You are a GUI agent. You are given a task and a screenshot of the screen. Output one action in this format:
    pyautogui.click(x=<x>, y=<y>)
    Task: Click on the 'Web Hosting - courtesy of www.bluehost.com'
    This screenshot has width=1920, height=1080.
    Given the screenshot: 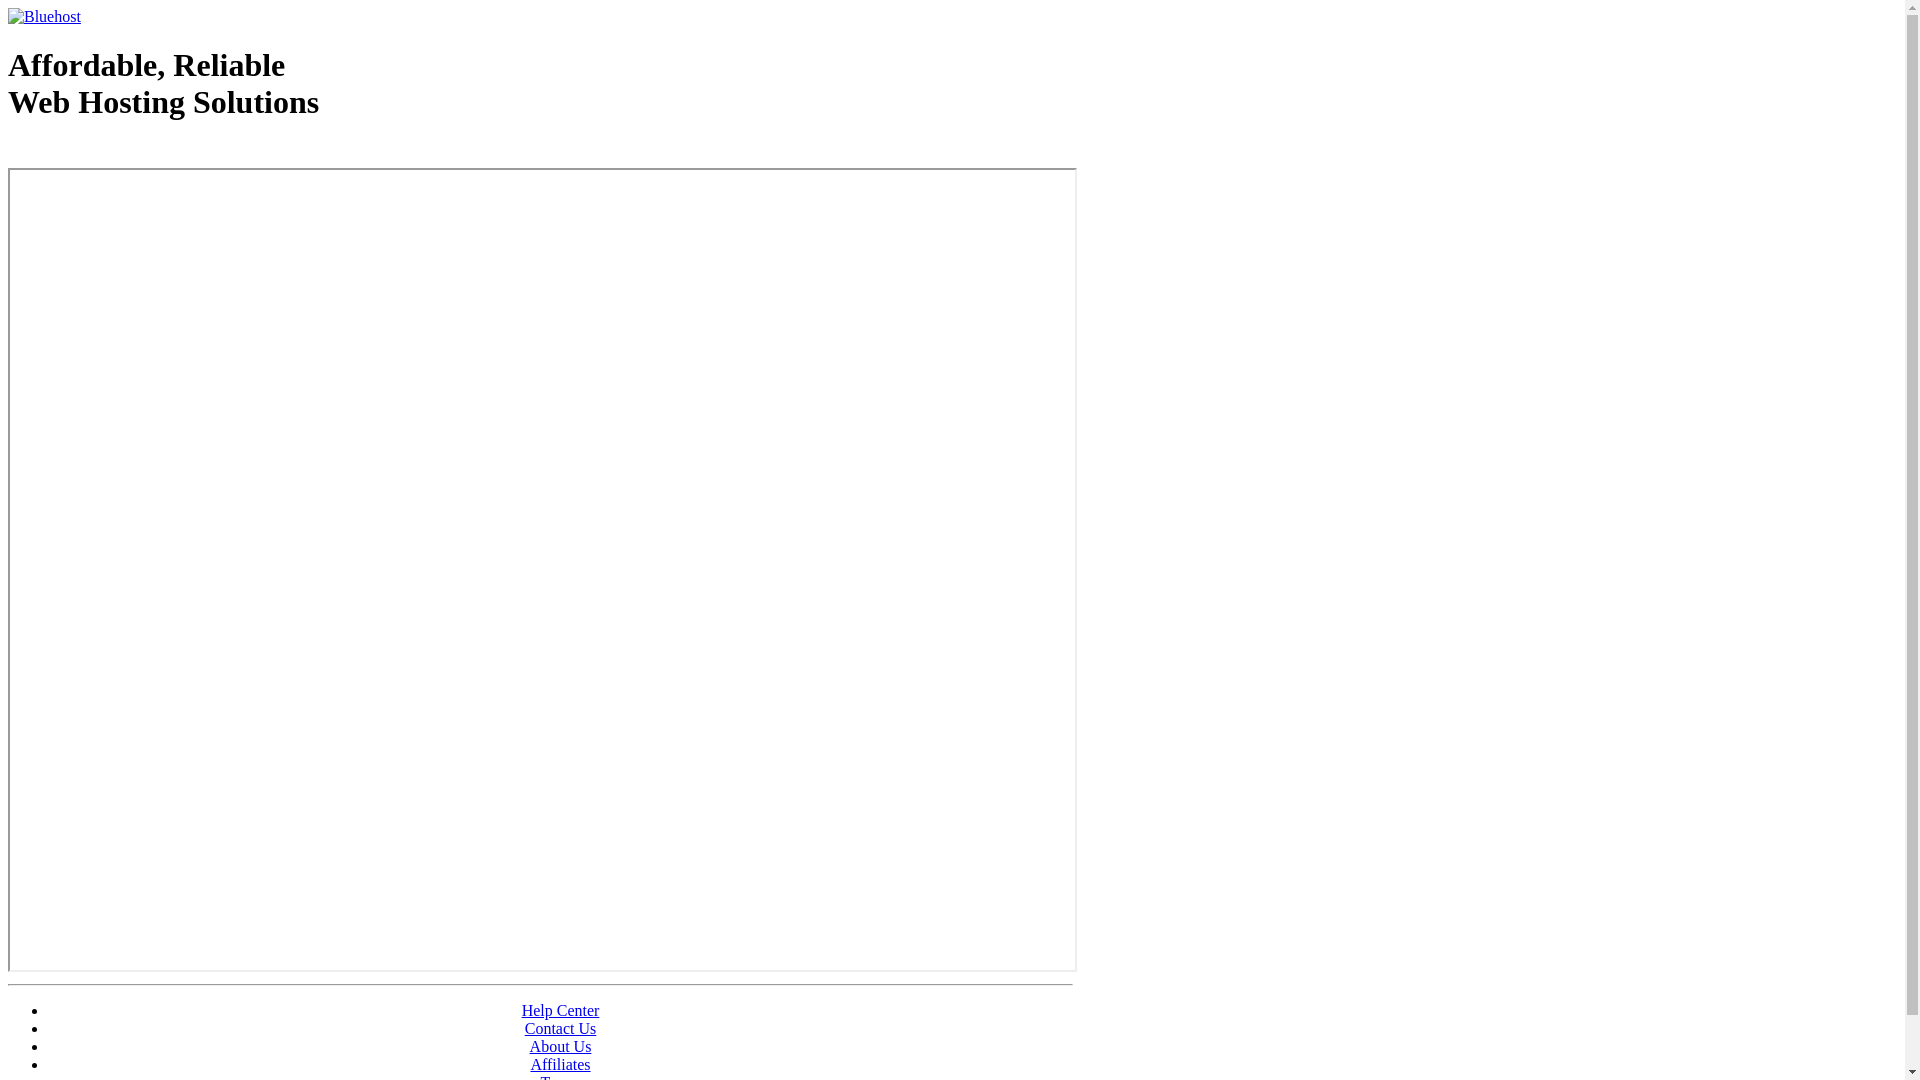 What is the action you would take?
    pyautogui.click(x=8, y=152)
    